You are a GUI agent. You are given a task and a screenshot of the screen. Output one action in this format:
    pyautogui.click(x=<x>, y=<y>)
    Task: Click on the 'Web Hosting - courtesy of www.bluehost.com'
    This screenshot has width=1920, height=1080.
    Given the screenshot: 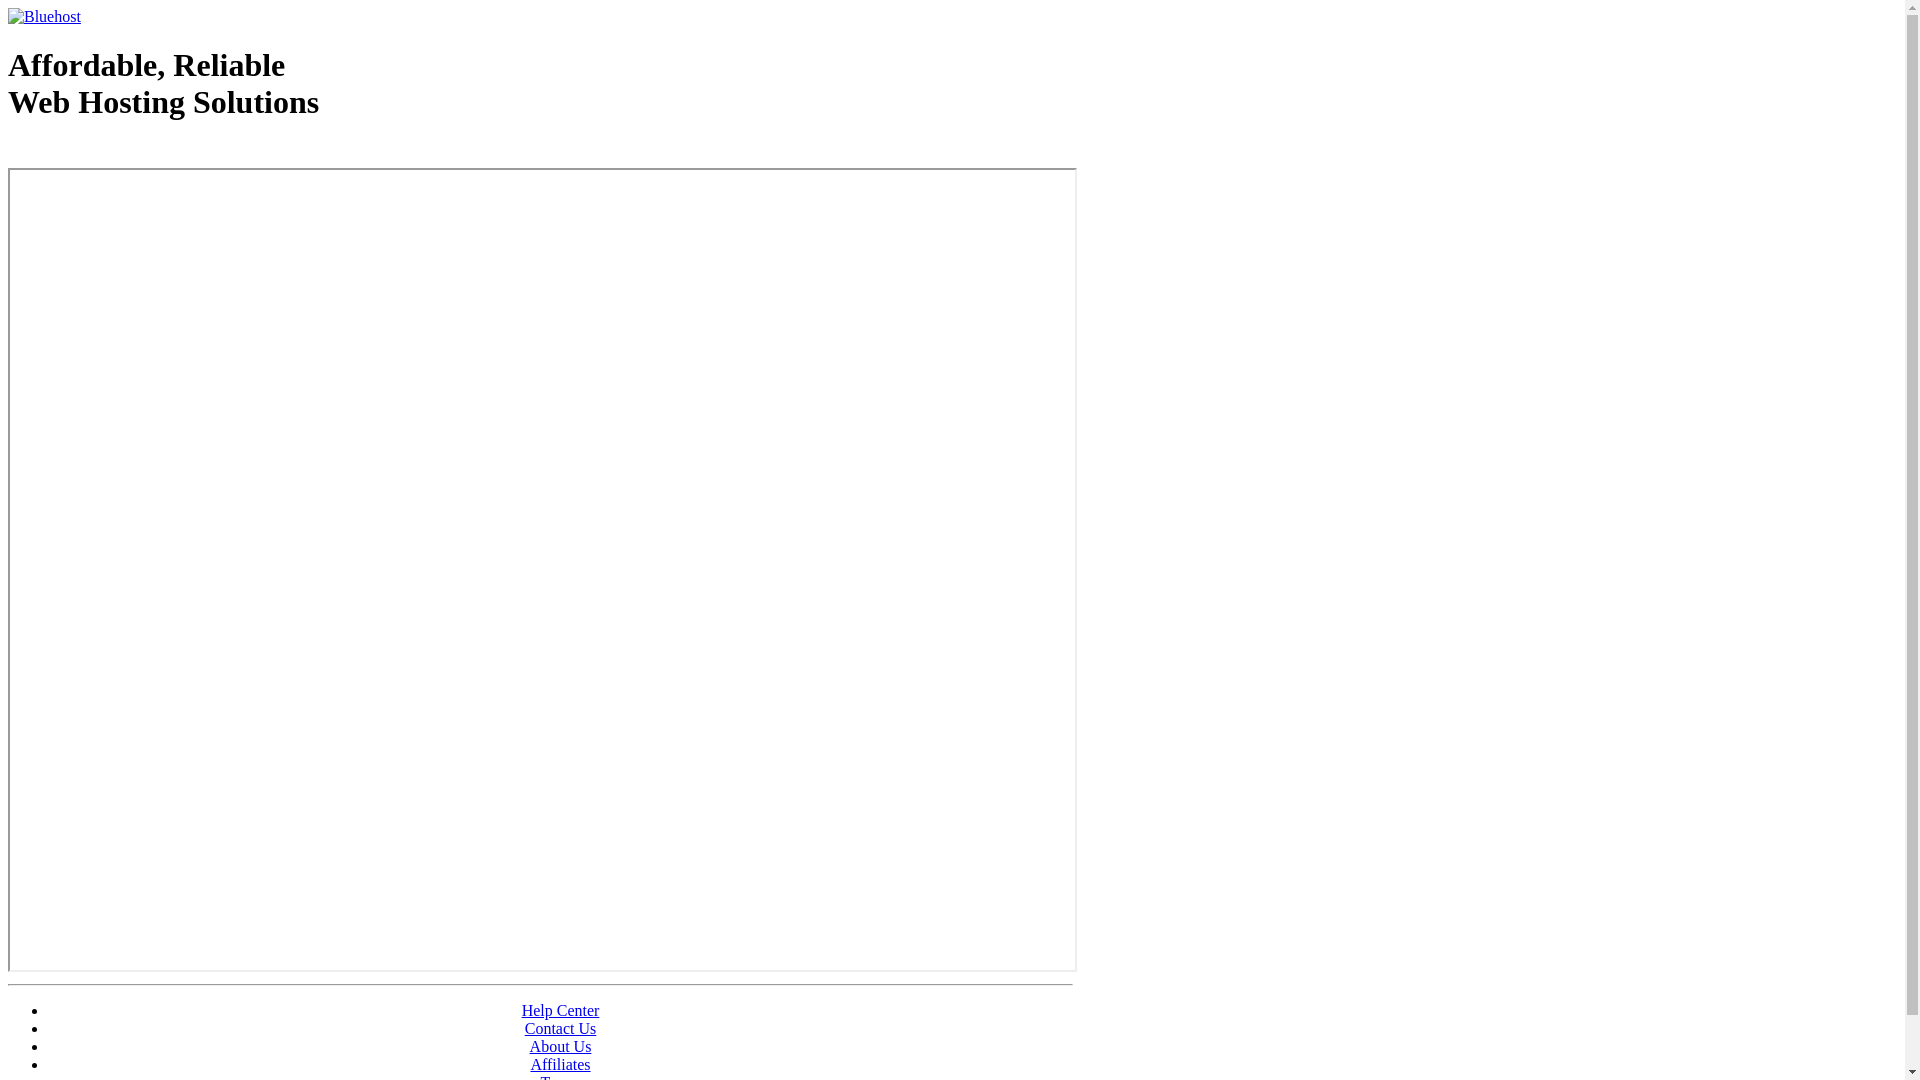 What is the action you would take?
    pyautogui.click(x=8, y=152)
    